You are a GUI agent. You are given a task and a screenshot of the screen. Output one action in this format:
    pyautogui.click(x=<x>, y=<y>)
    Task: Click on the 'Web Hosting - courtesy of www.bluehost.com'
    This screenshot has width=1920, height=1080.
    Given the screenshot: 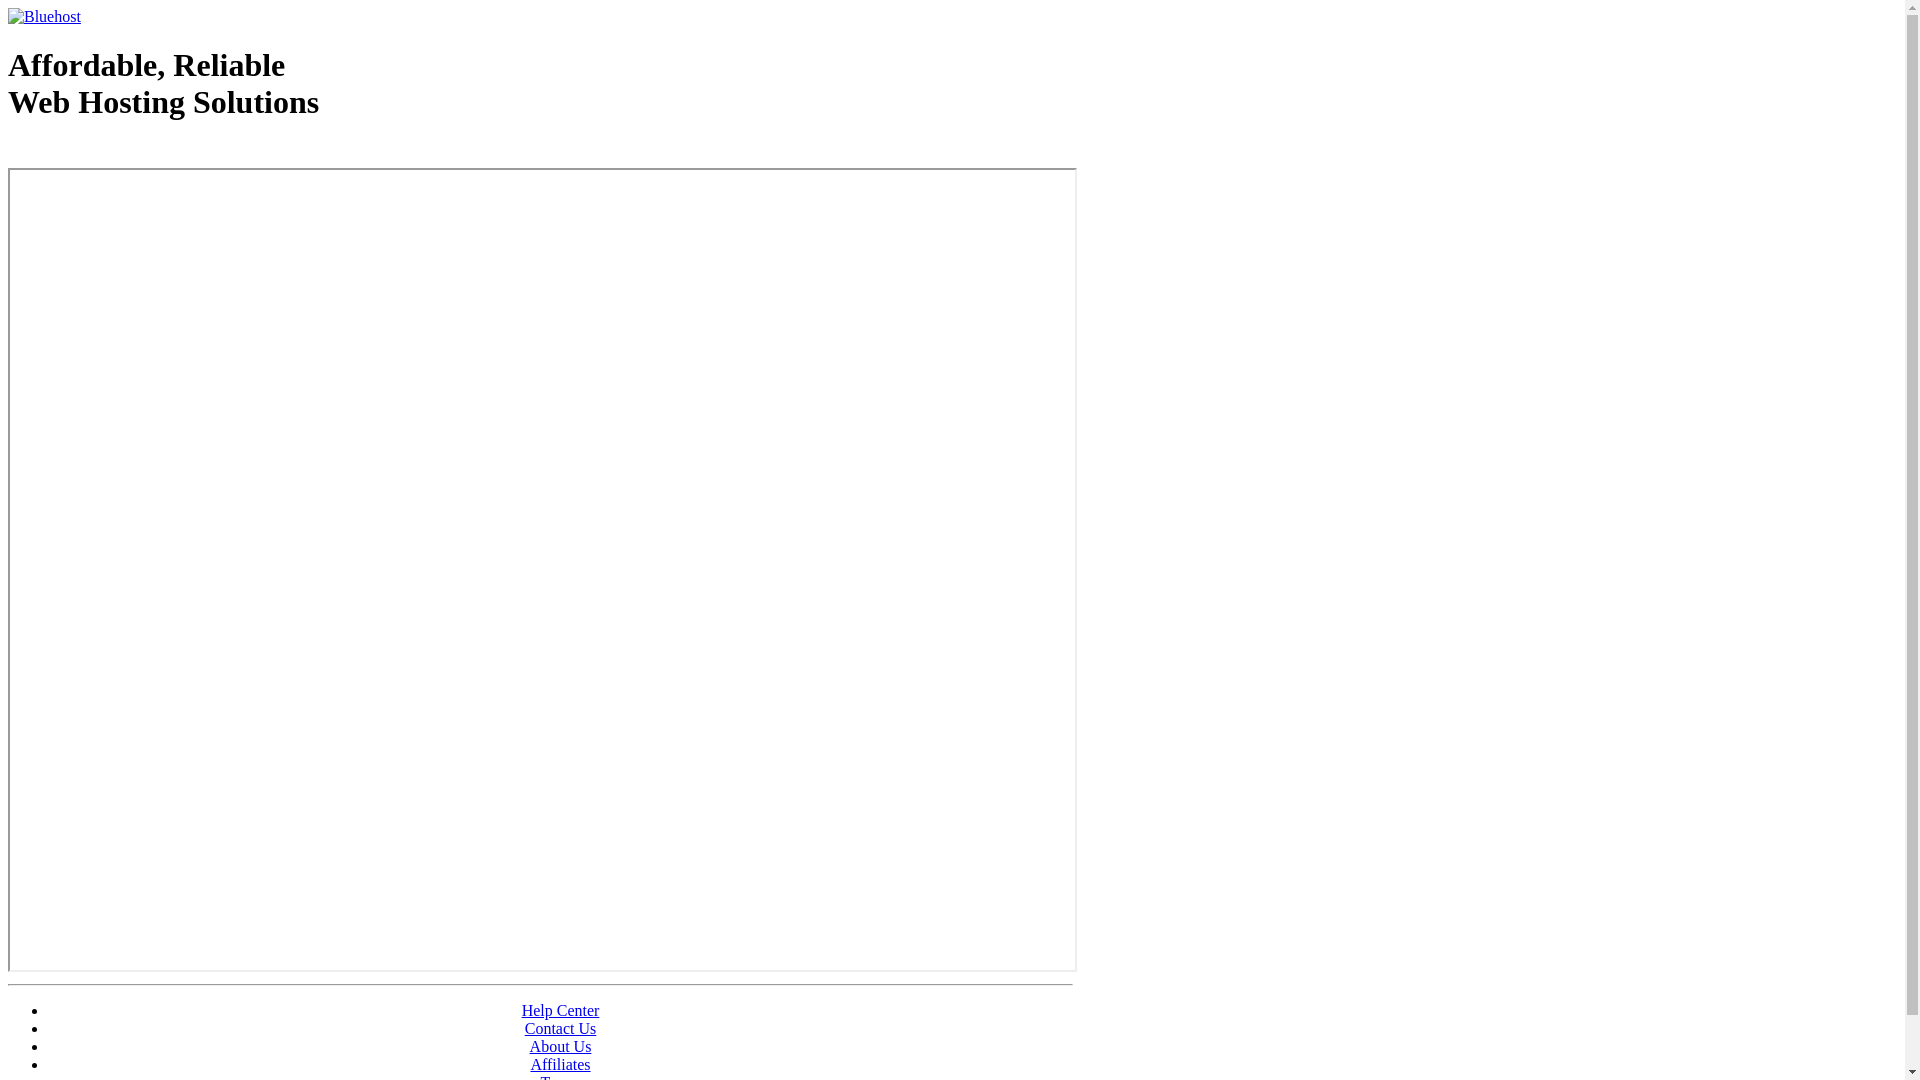 What is the action you would take?
    pyautogui.click(x=8, y=152)
    